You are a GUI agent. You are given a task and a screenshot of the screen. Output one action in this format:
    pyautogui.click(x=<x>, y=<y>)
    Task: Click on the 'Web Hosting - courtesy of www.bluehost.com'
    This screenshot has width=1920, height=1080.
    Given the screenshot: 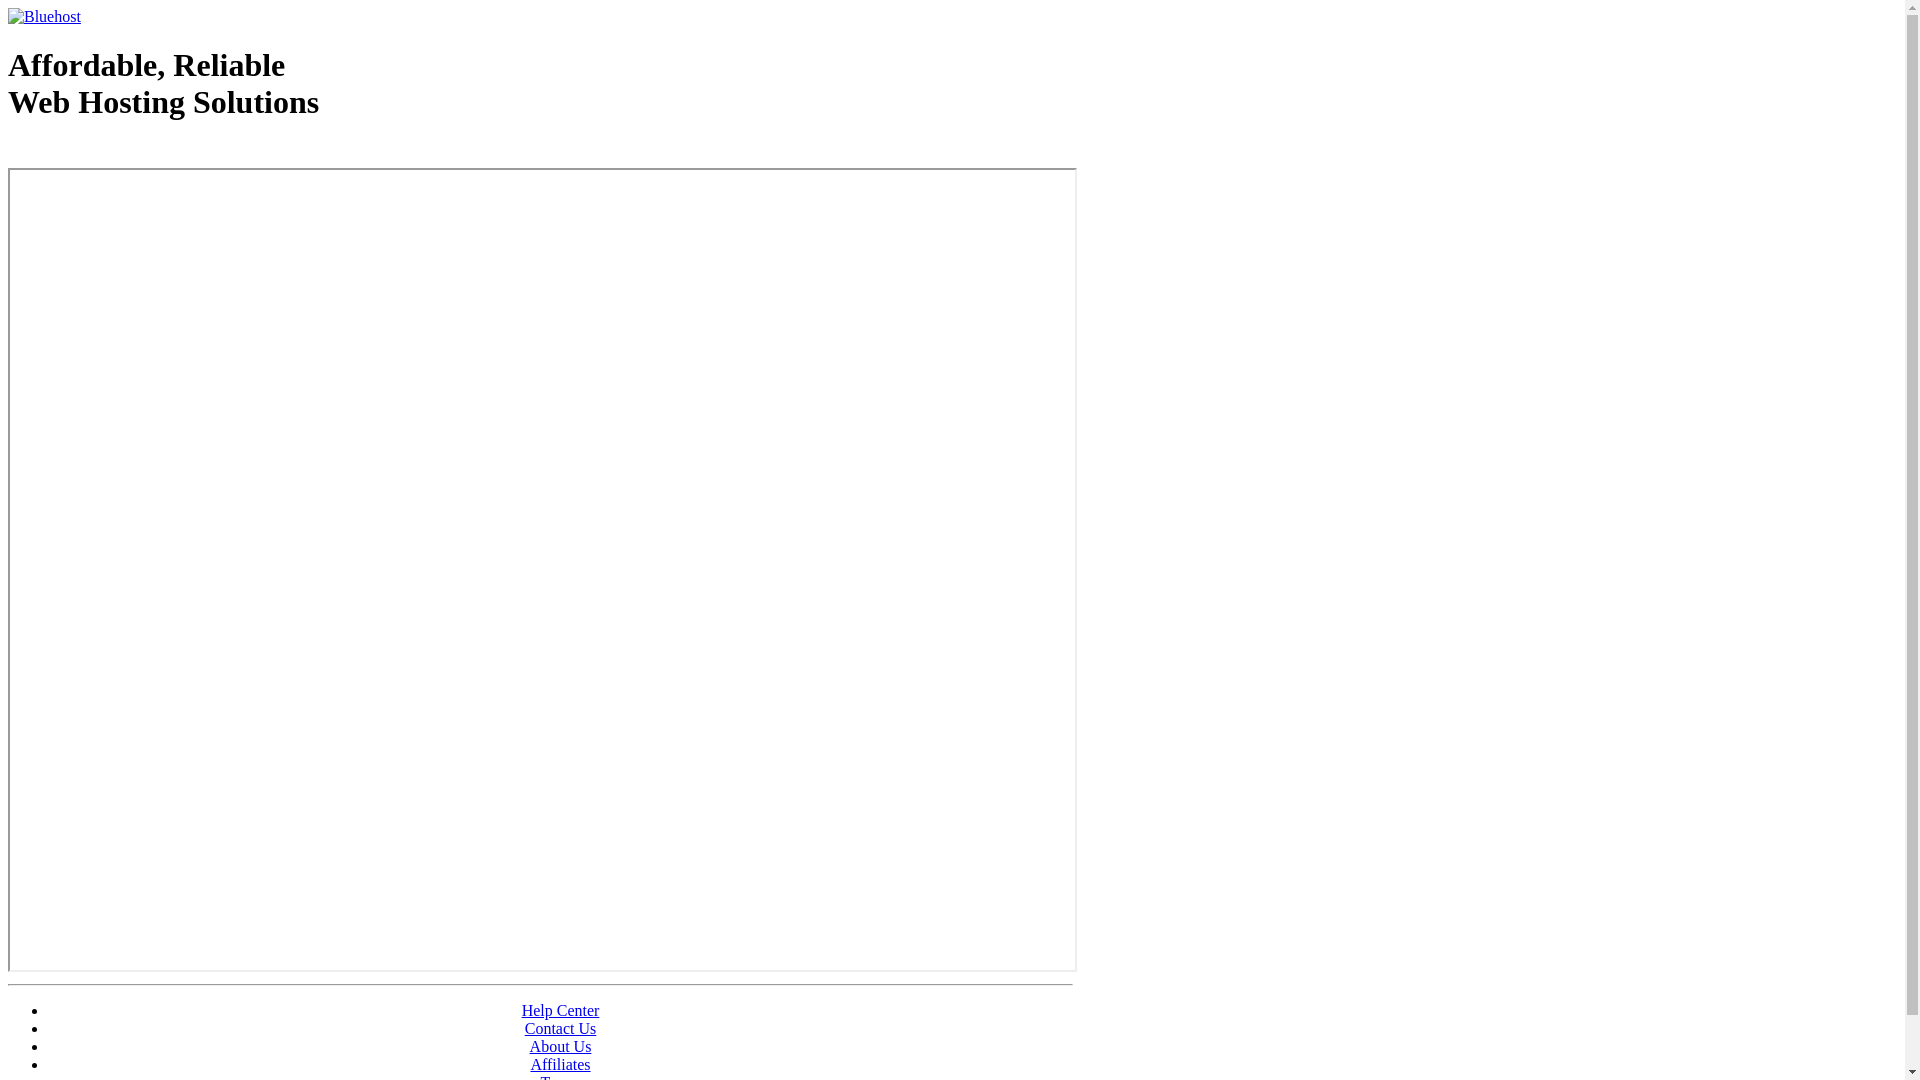 What is the action you would take?
    pyautogui.click(x=8, y=152)
    